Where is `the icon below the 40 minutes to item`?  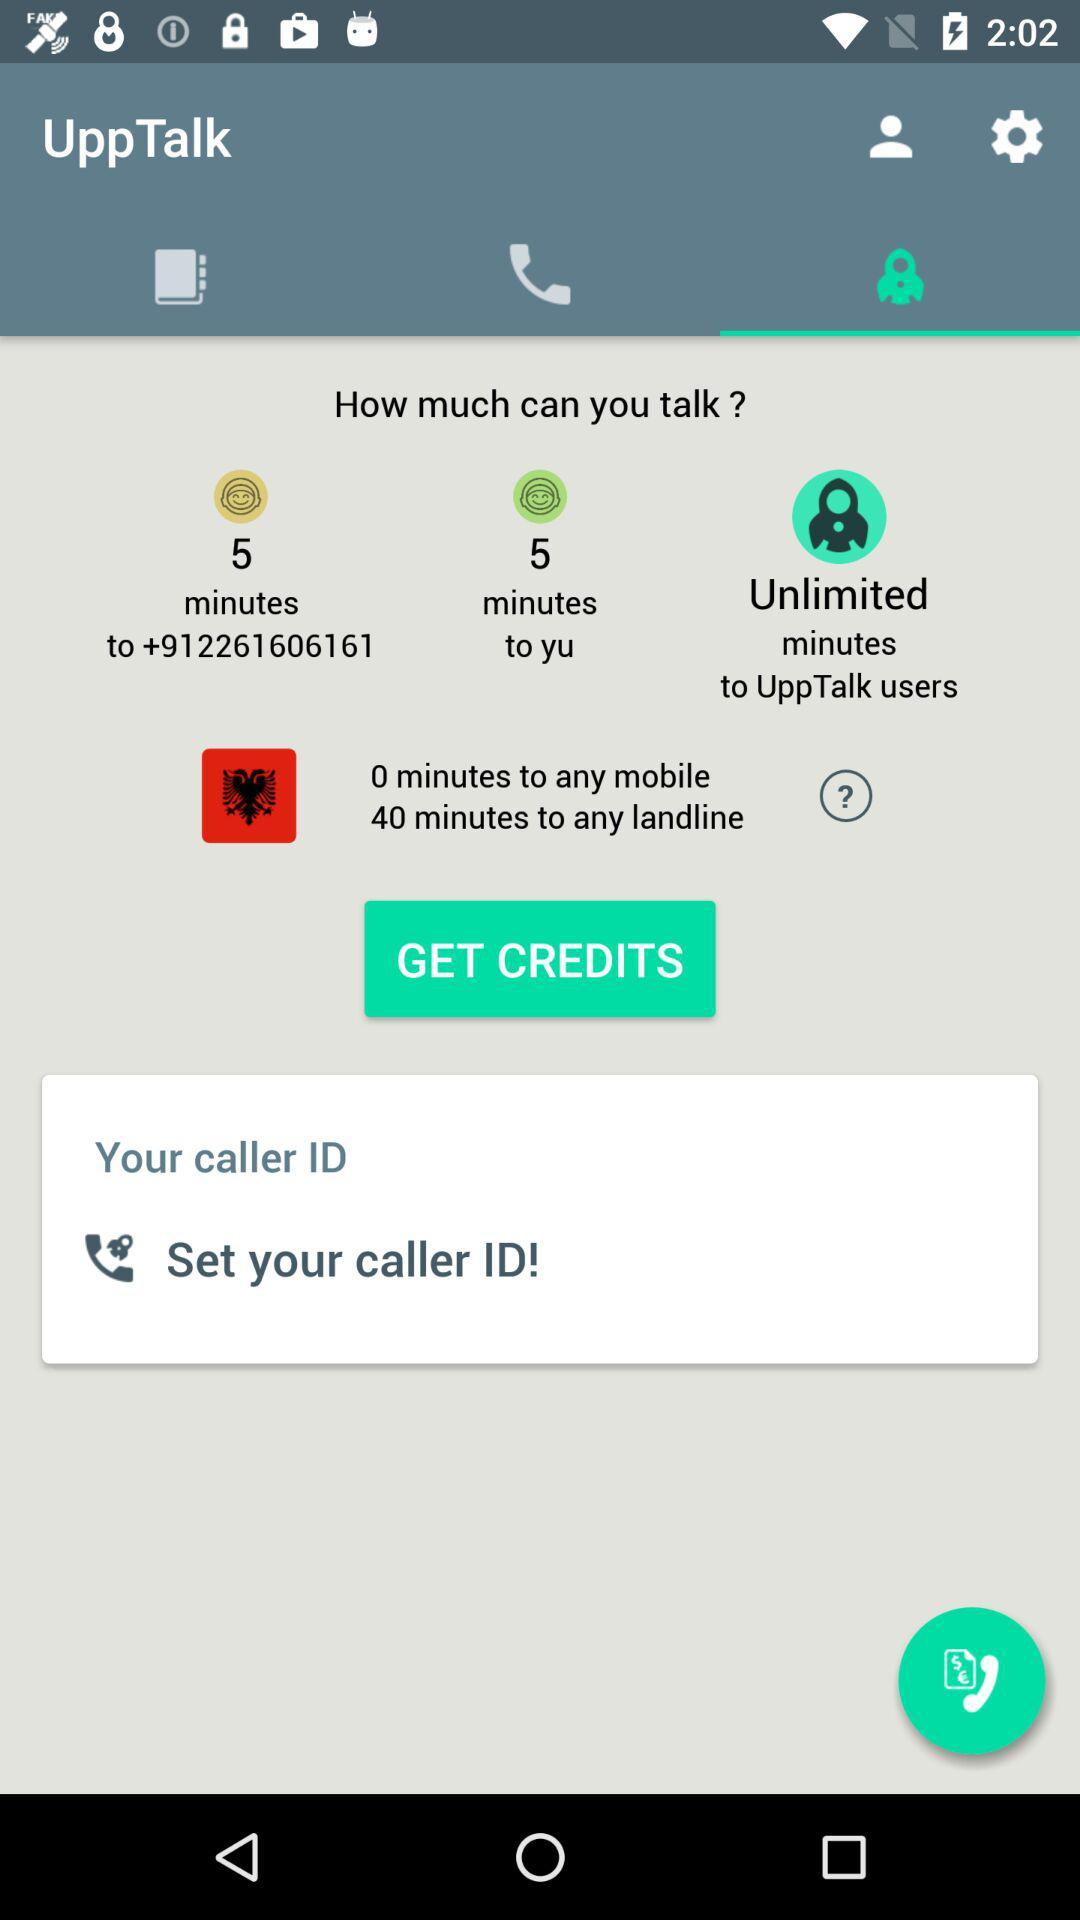
the icon below the 40 minutes to item is located at coordinates (540, 957).